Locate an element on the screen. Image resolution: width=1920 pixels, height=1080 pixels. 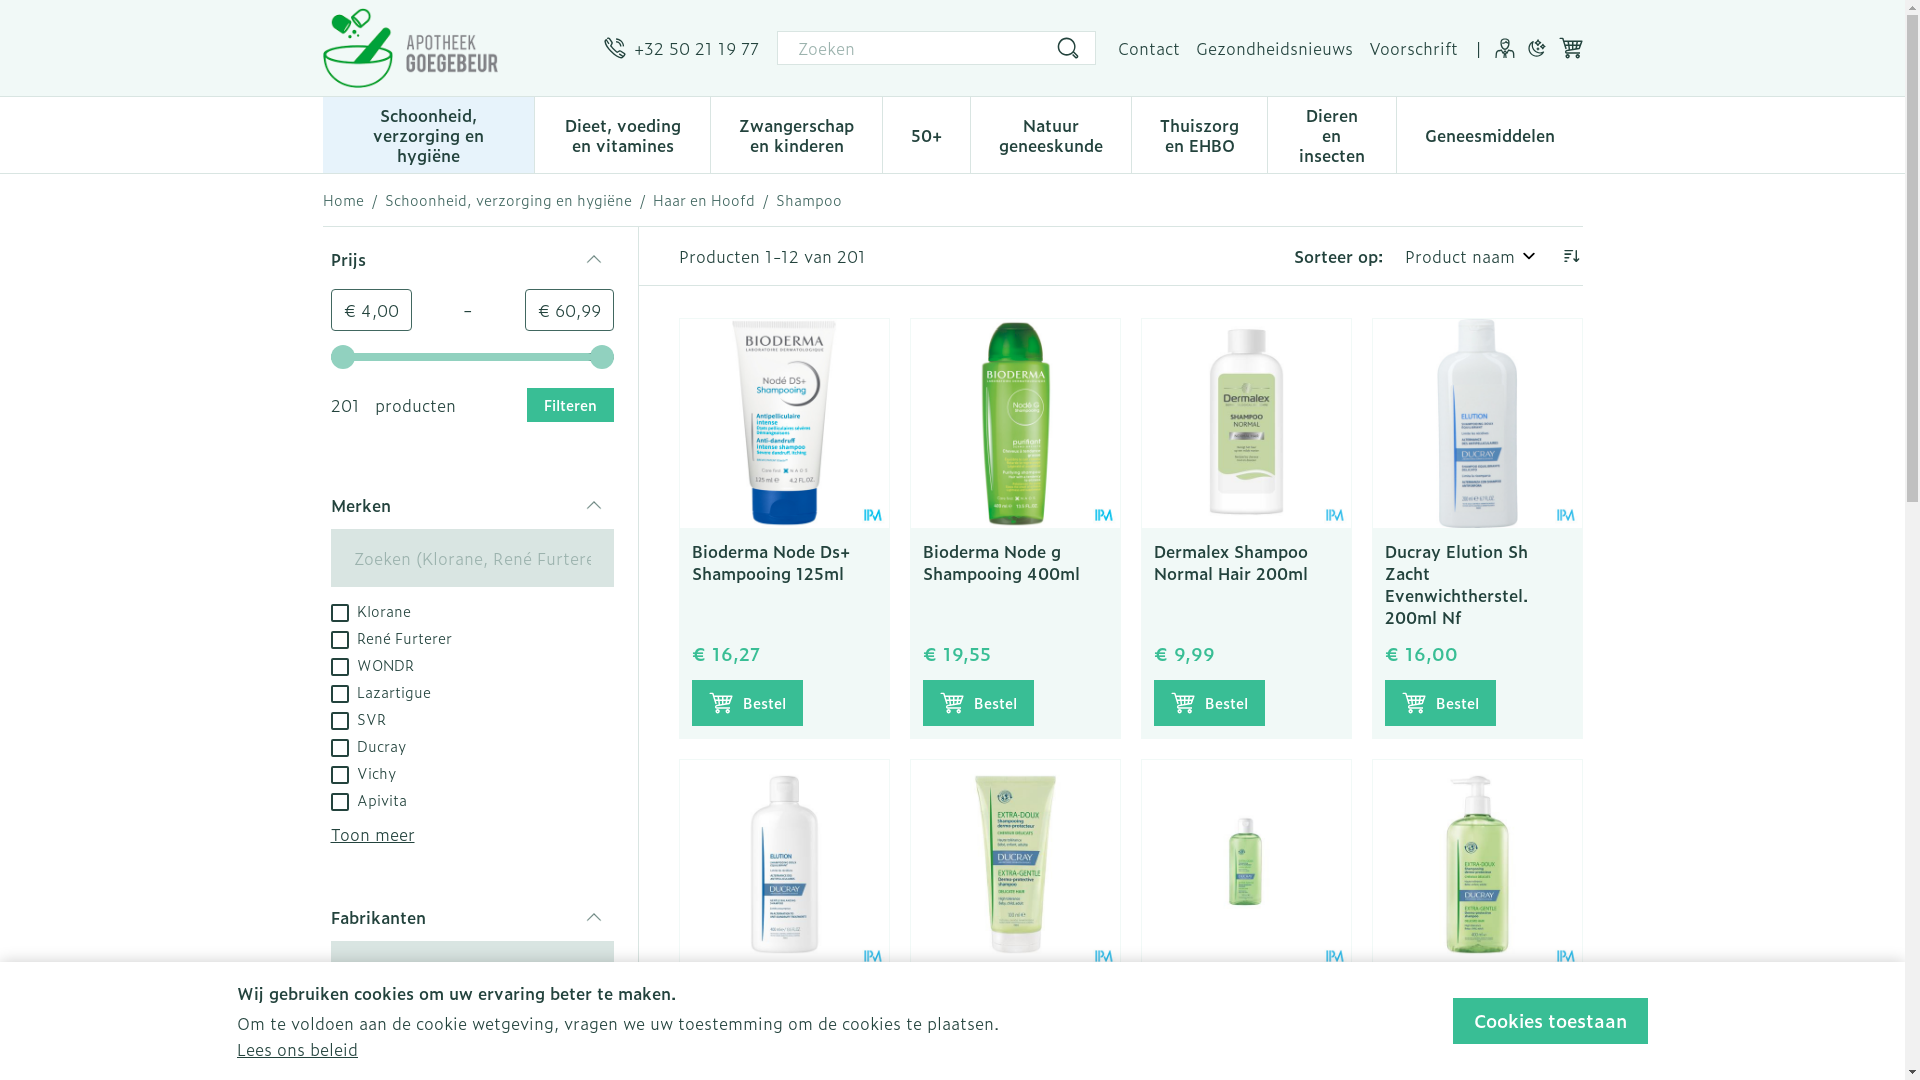
'Ducray Elution Sh Zacht Evenwichtherstel. 200ml Nf' is located at coordinates (1455, 583).